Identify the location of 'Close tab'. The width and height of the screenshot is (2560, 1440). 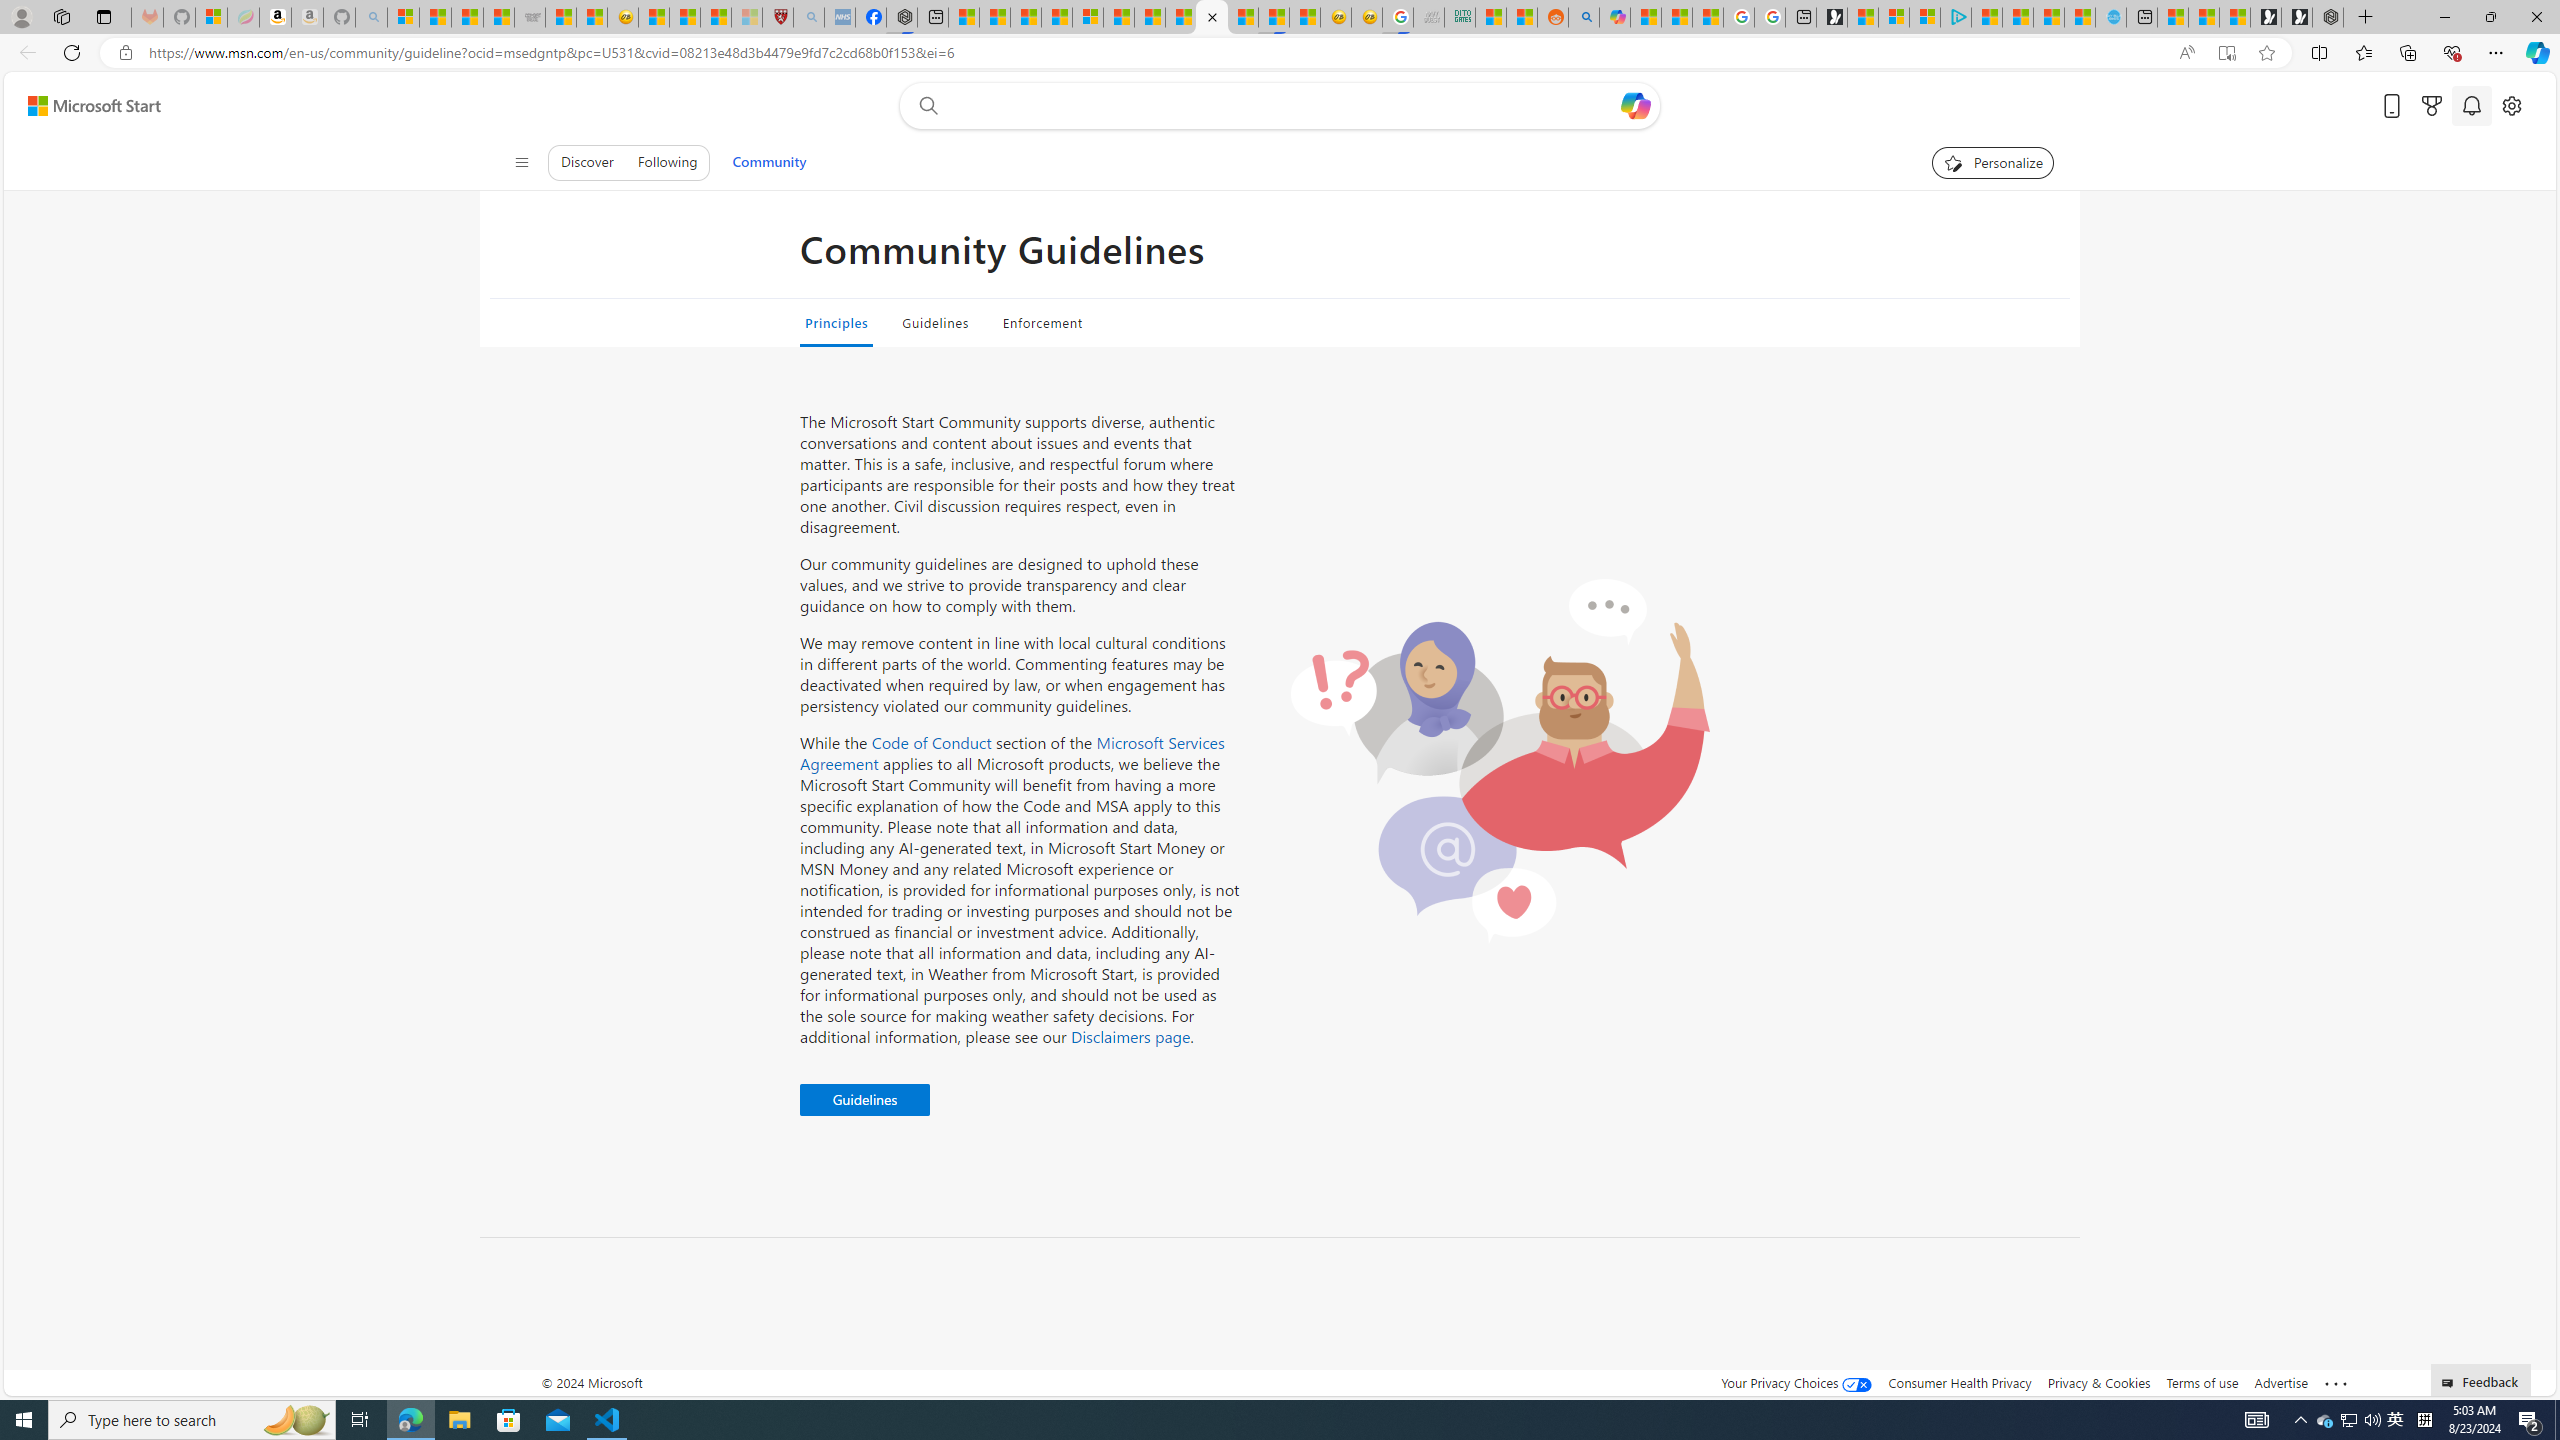
(1211, 16).